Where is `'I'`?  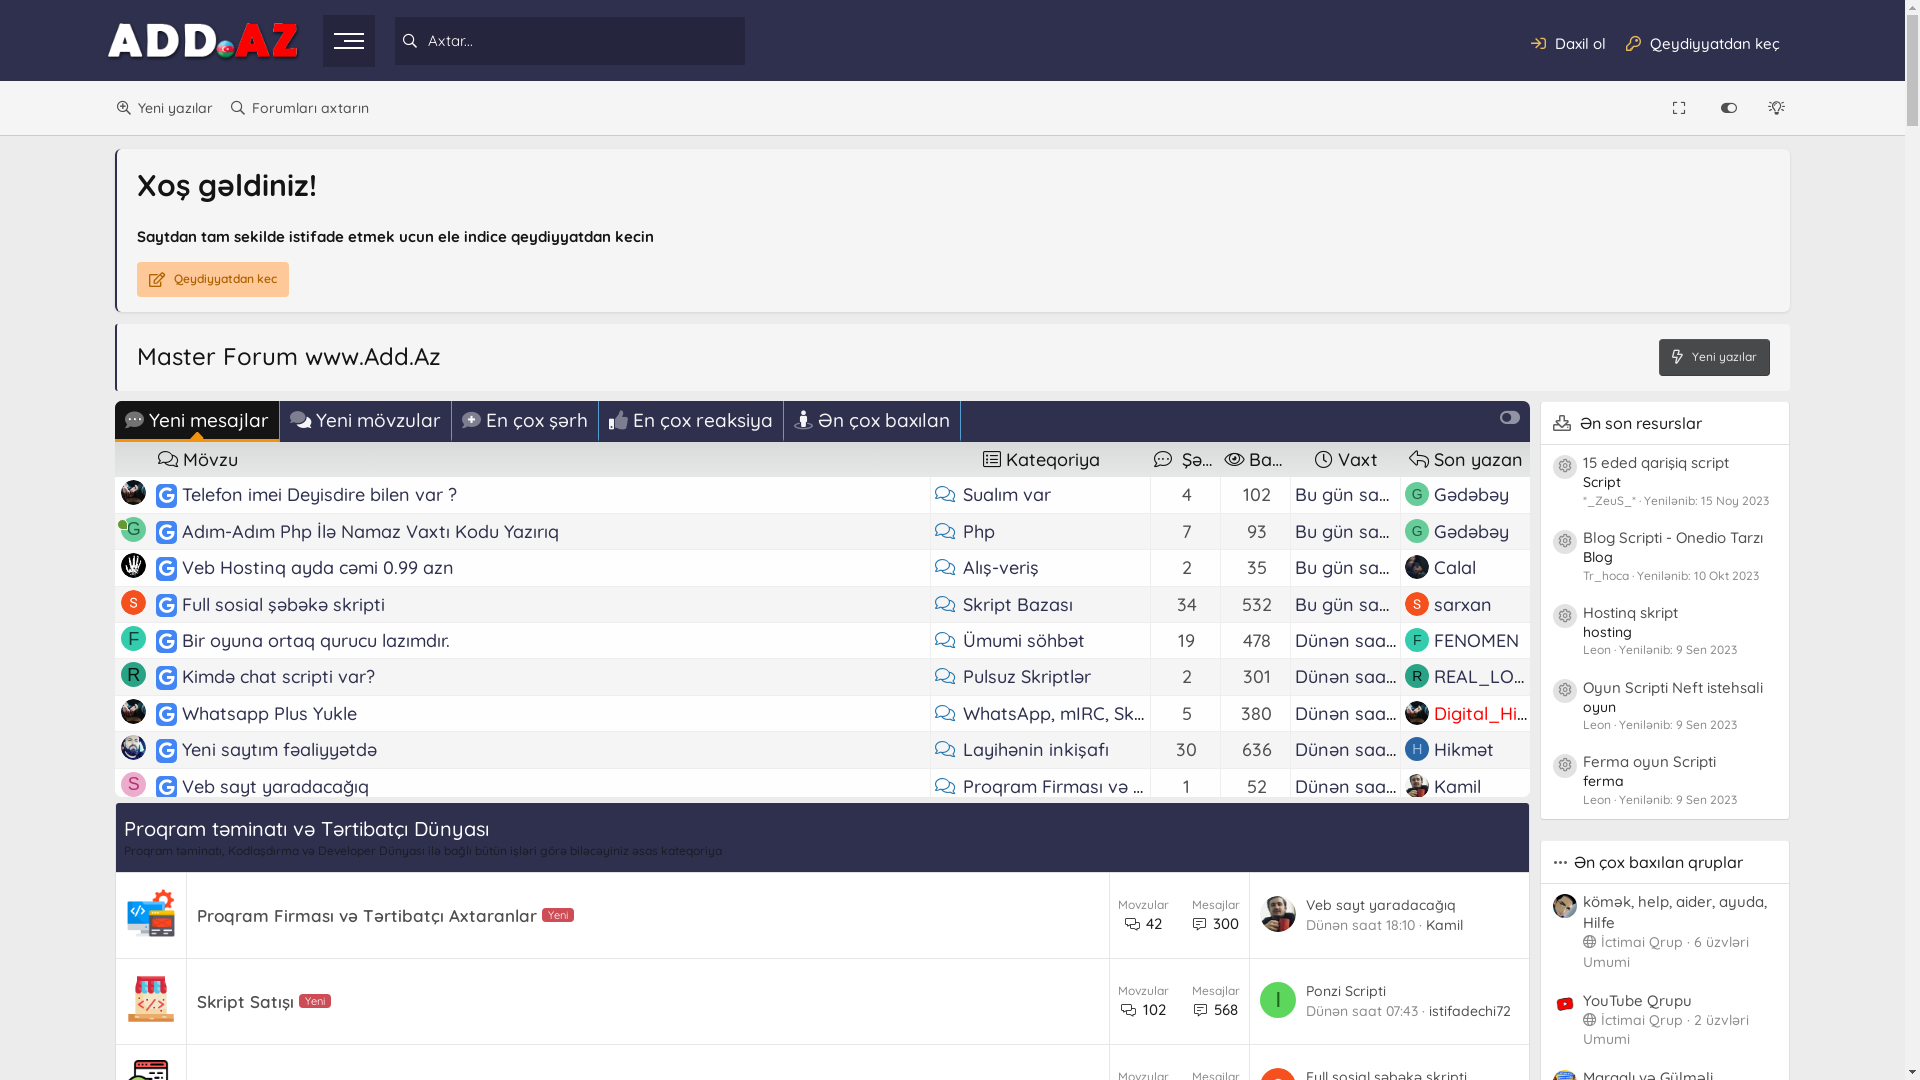 'I' is located at coordinates (1276, 999).